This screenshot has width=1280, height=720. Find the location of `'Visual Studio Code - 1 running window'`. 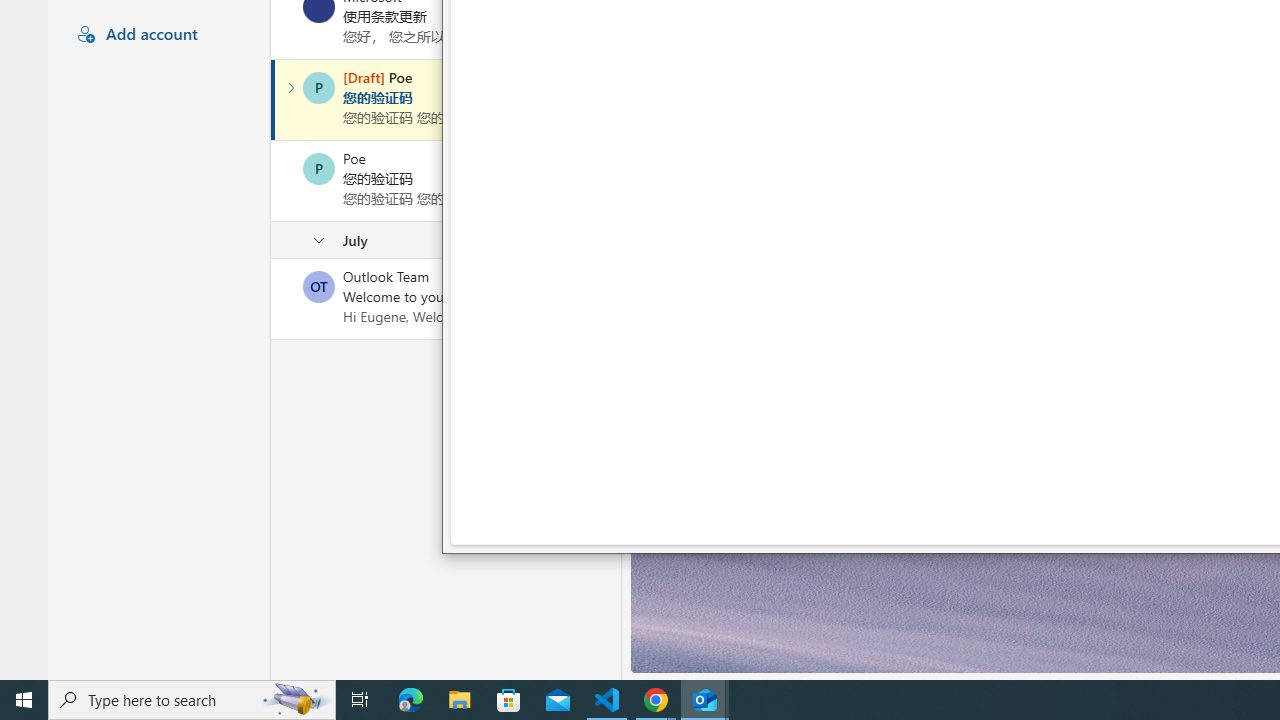

'Visual Studio Code - 1 running window' is located at coordinates (606, 698).